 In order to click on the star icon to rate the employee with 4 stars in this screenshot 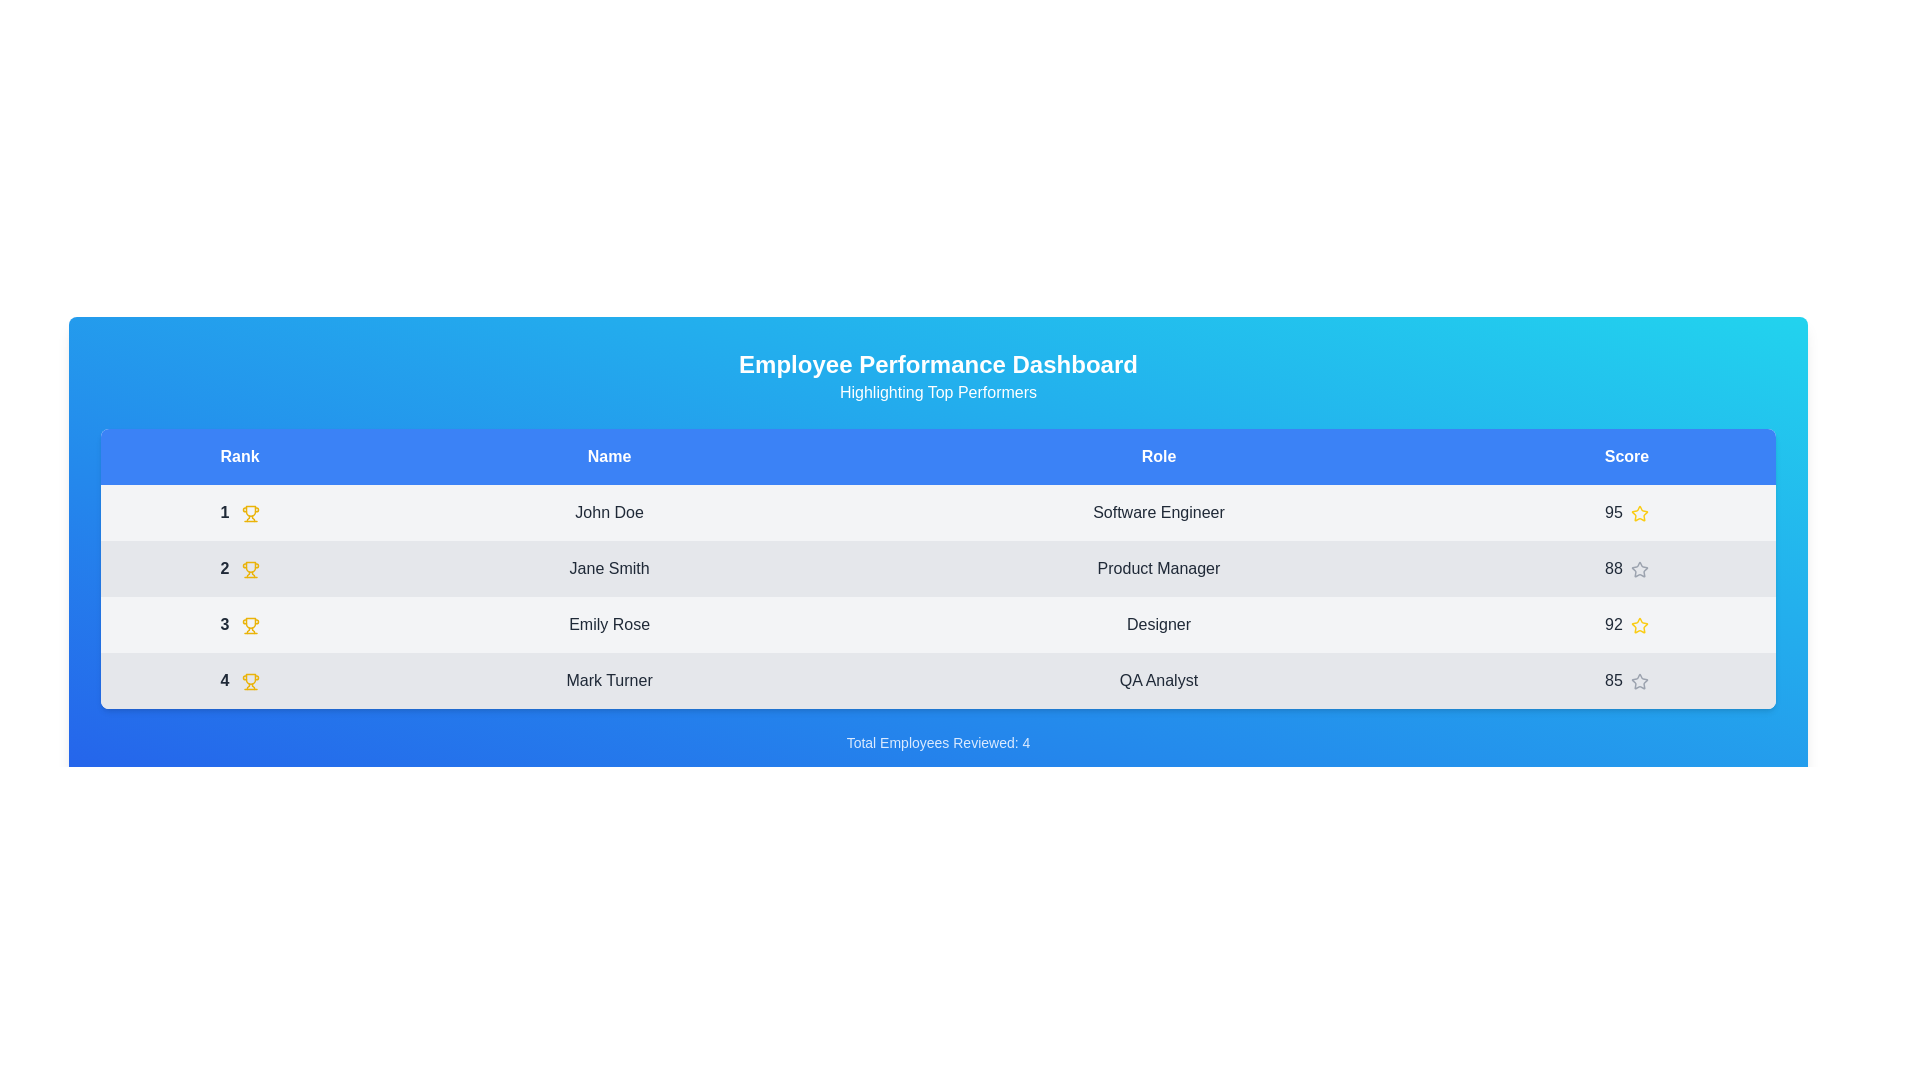, I will do `click(1639, 680)`.